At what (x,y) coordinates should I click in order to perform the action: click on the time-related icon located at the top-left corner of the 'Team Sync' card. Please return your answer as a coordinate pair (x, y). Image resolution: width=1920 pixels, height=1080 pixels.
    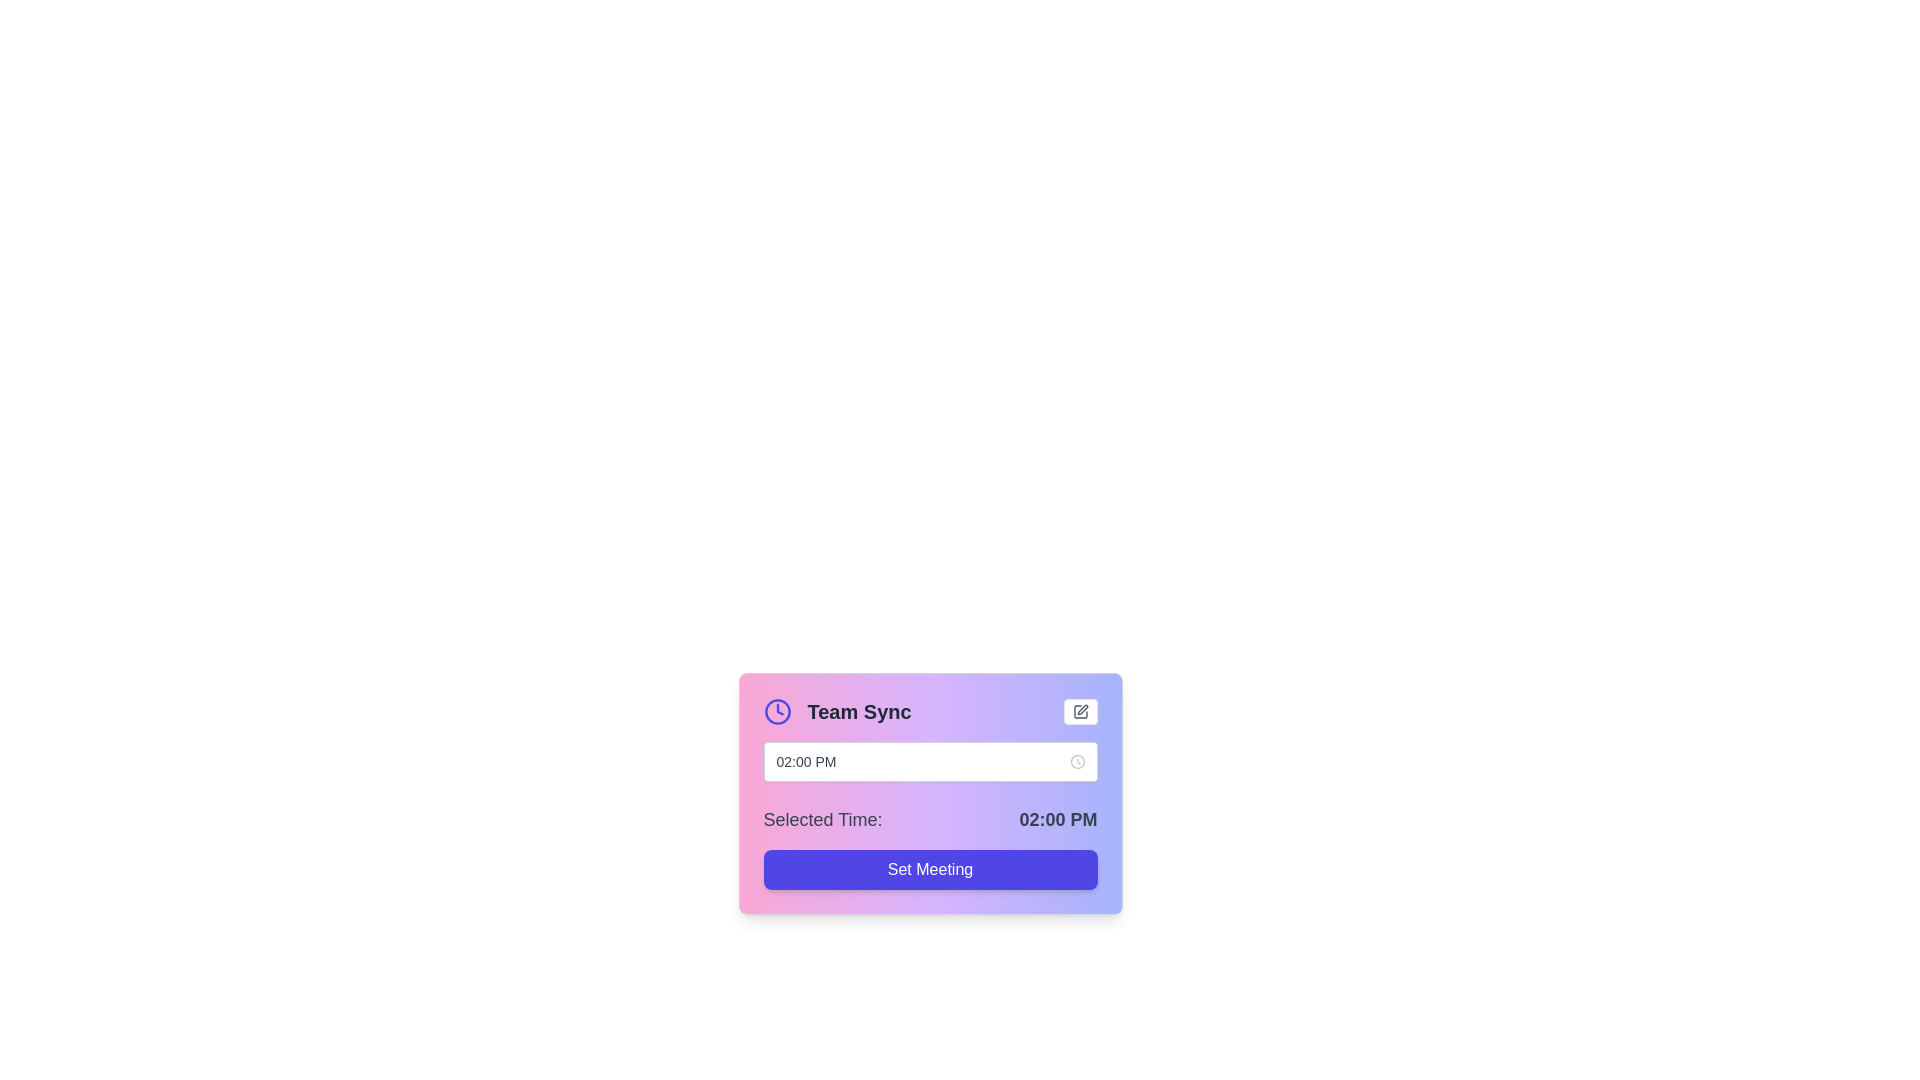
    Looking at the image, I should click on (776, 711).